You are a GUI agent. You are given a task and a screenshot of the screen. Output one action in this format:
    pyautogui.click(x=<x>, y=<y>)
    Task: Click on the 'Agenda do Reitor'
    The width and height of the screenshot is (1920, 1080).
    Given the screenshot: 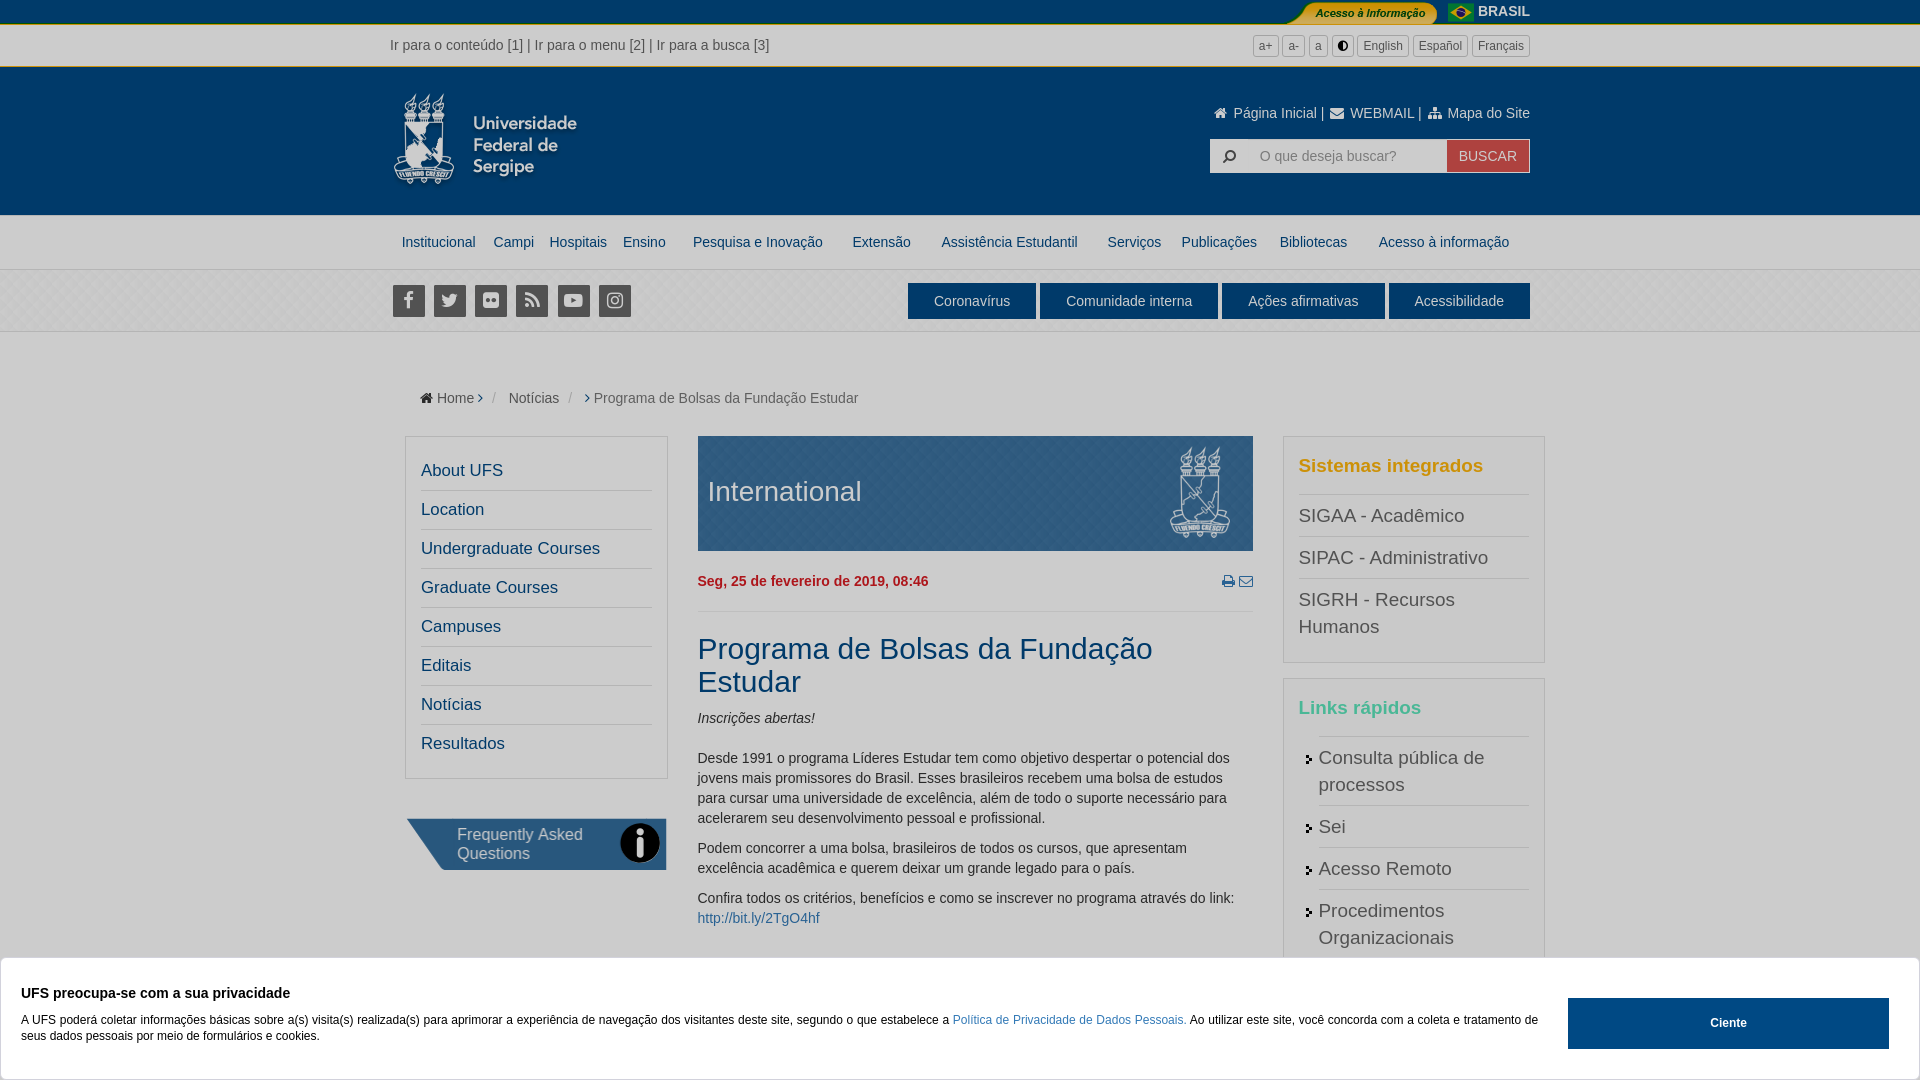 What is the action you would take?
    pyautogui.click(x=1390, y=1021)
    